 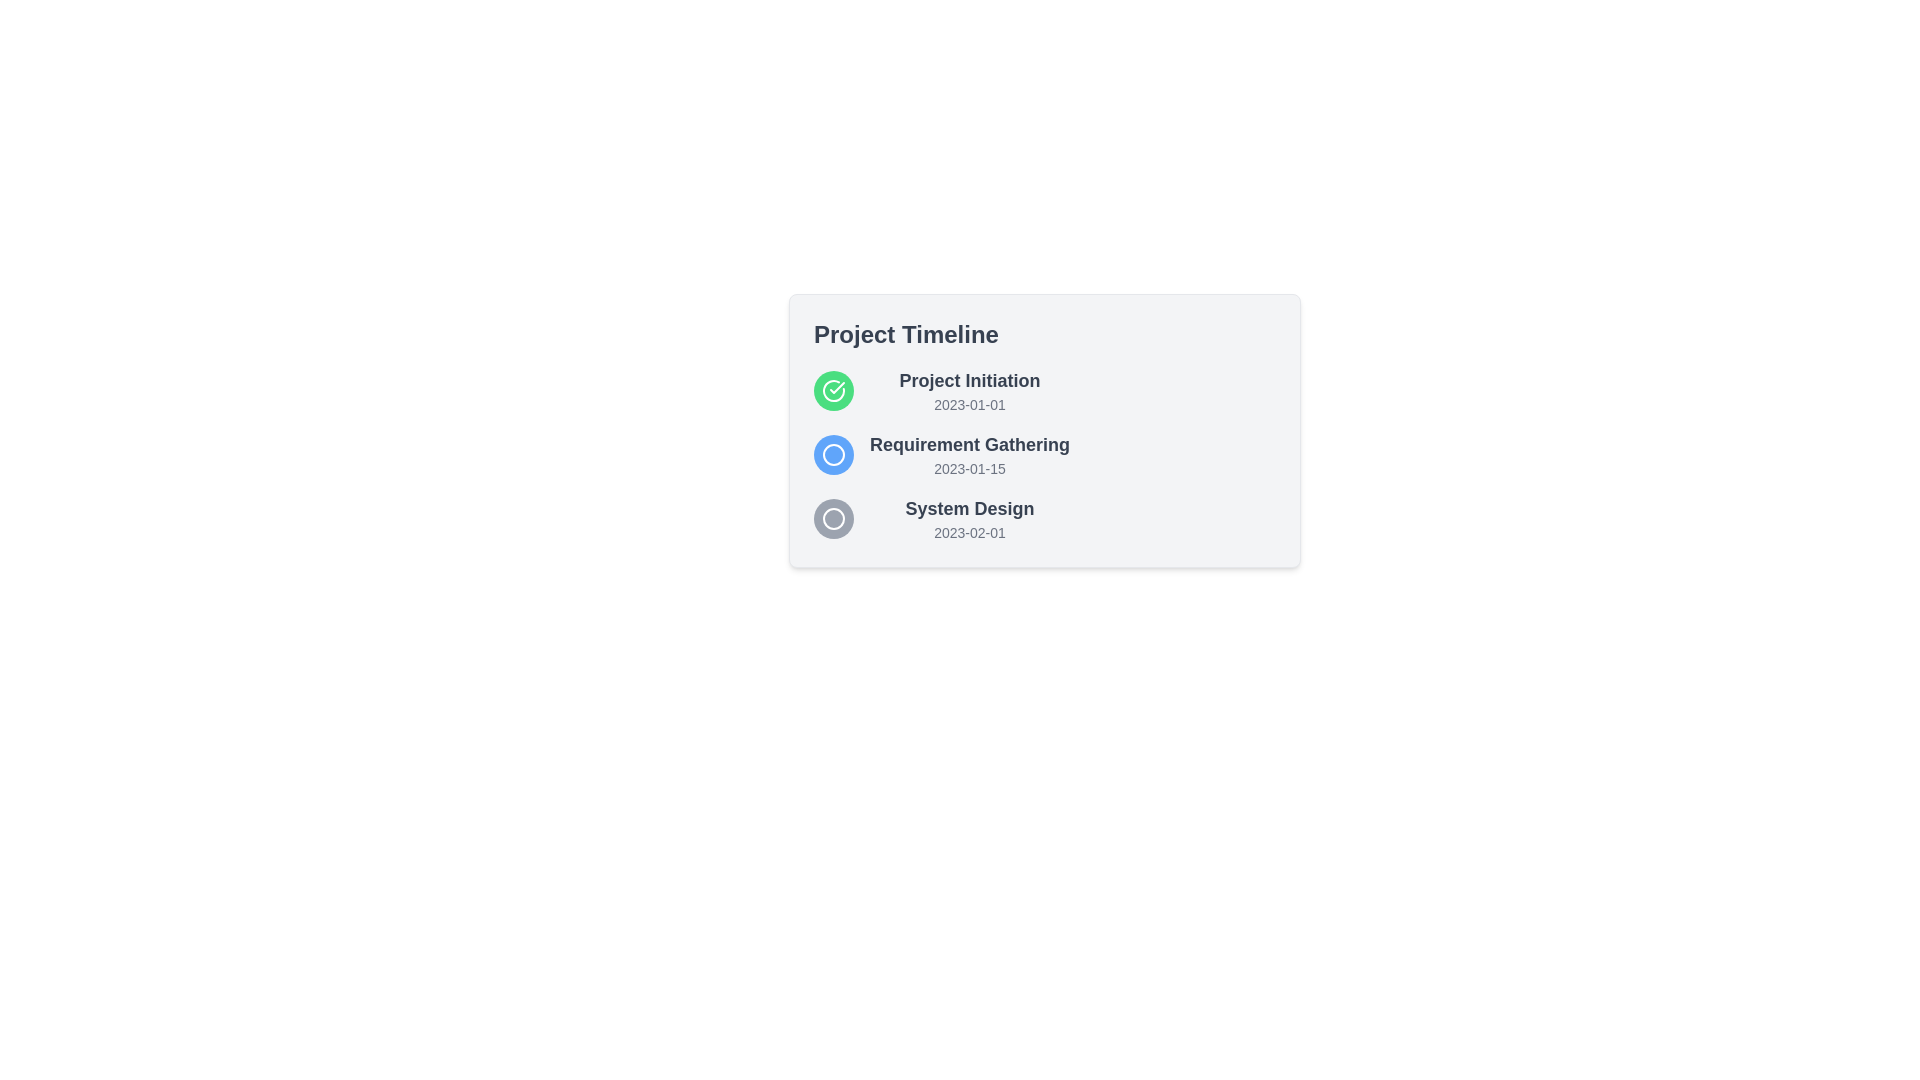 I want to click on the 'System Design' milestone text element, so click(x=969, y=518).